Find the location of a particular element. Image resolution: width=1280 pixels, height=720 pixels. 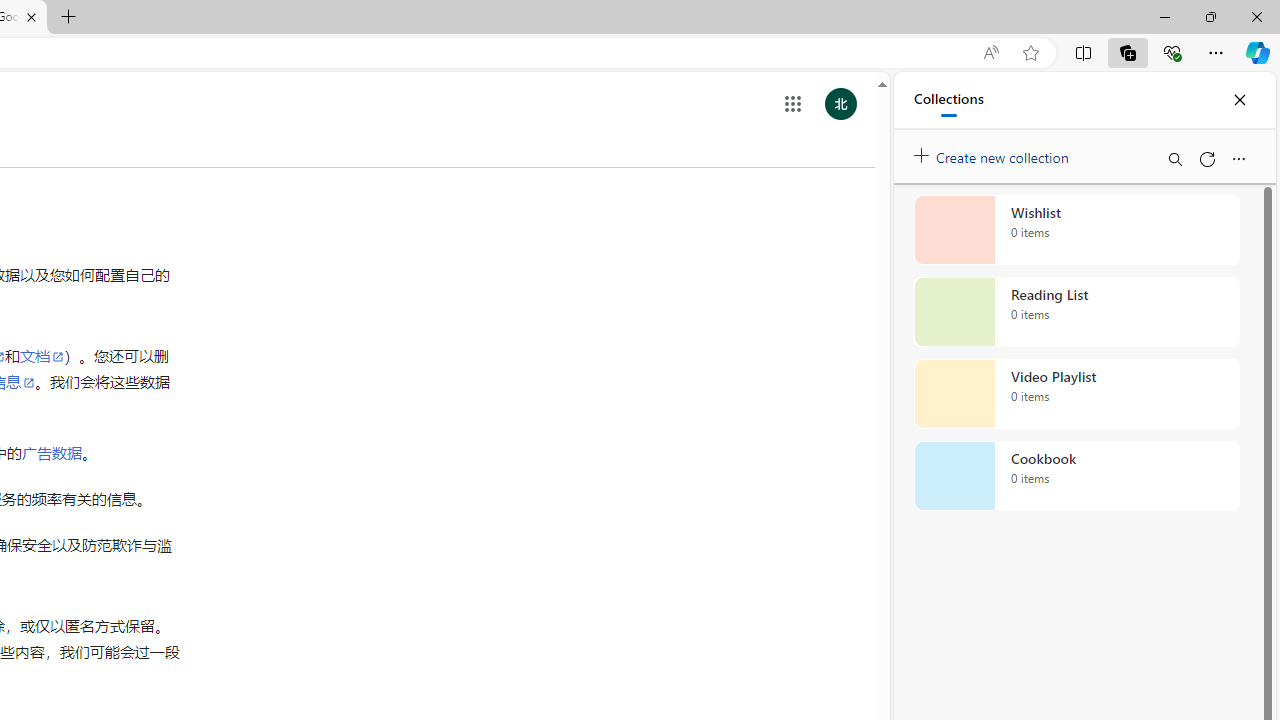

'Reading List collection, 0 items' is located at coordinates (1076, 312).